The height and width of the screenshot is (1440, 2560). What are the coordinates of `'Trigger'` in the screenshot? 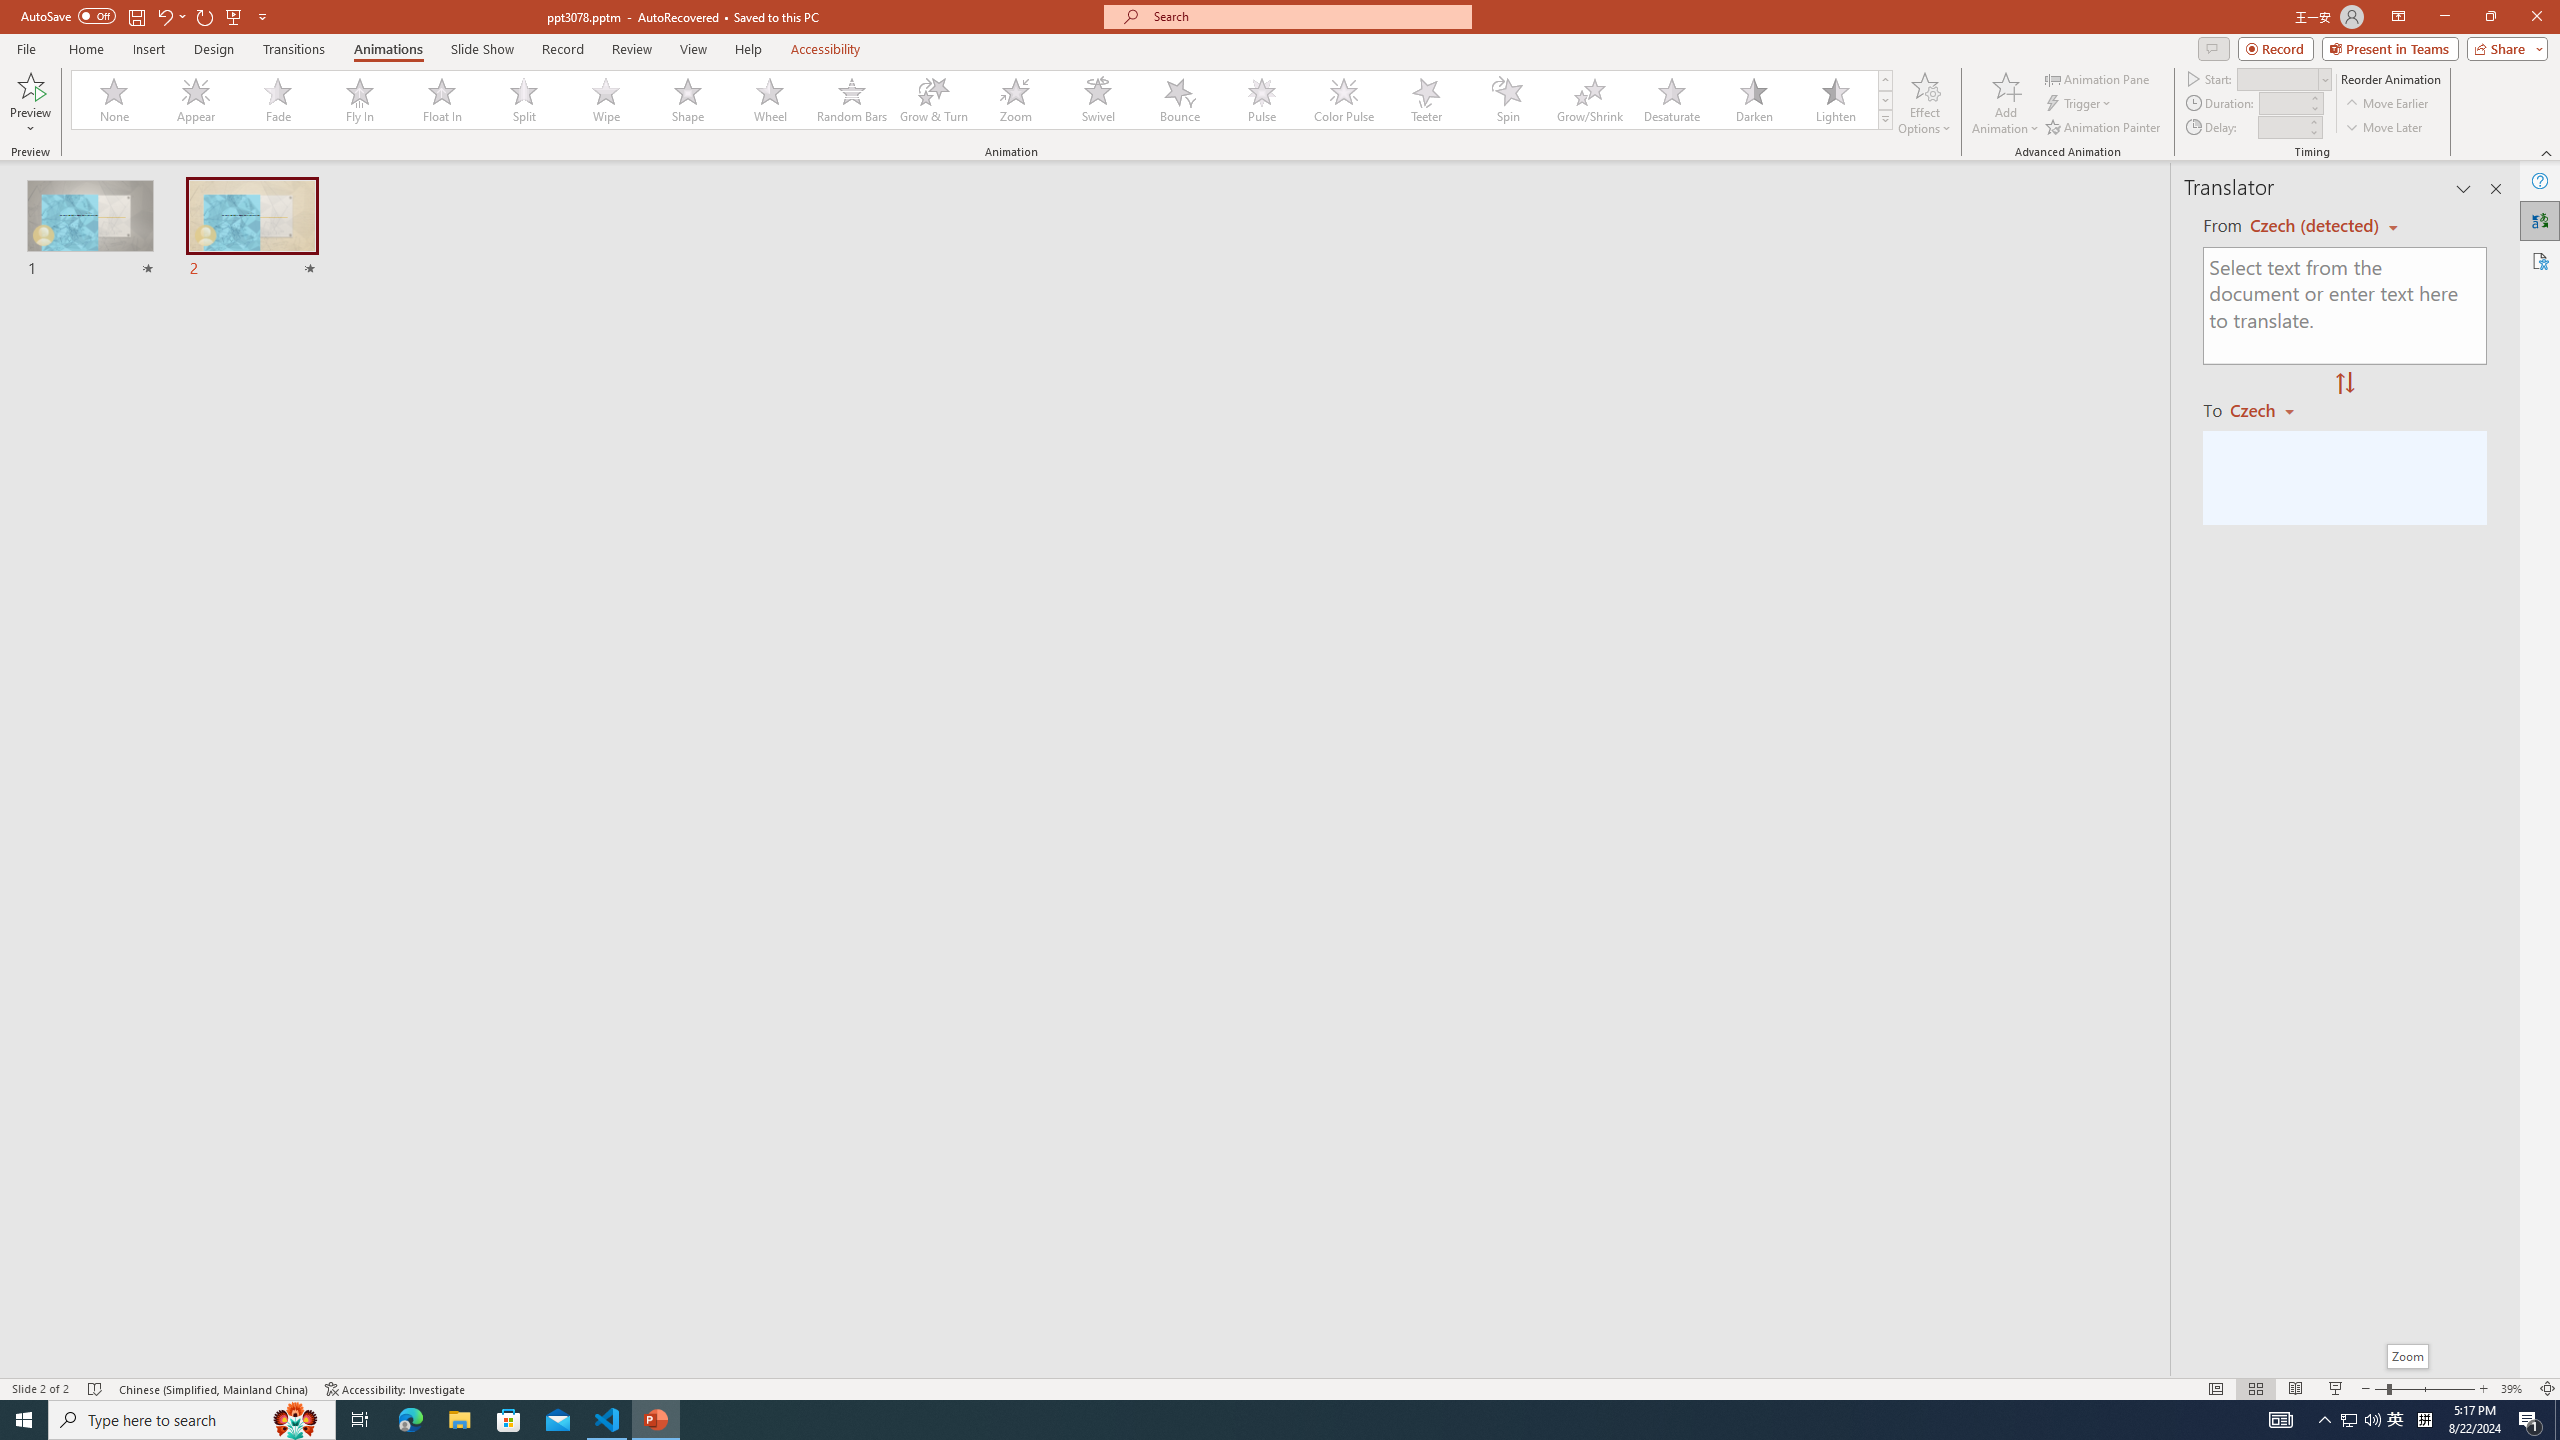 It's located at (2079, 103).